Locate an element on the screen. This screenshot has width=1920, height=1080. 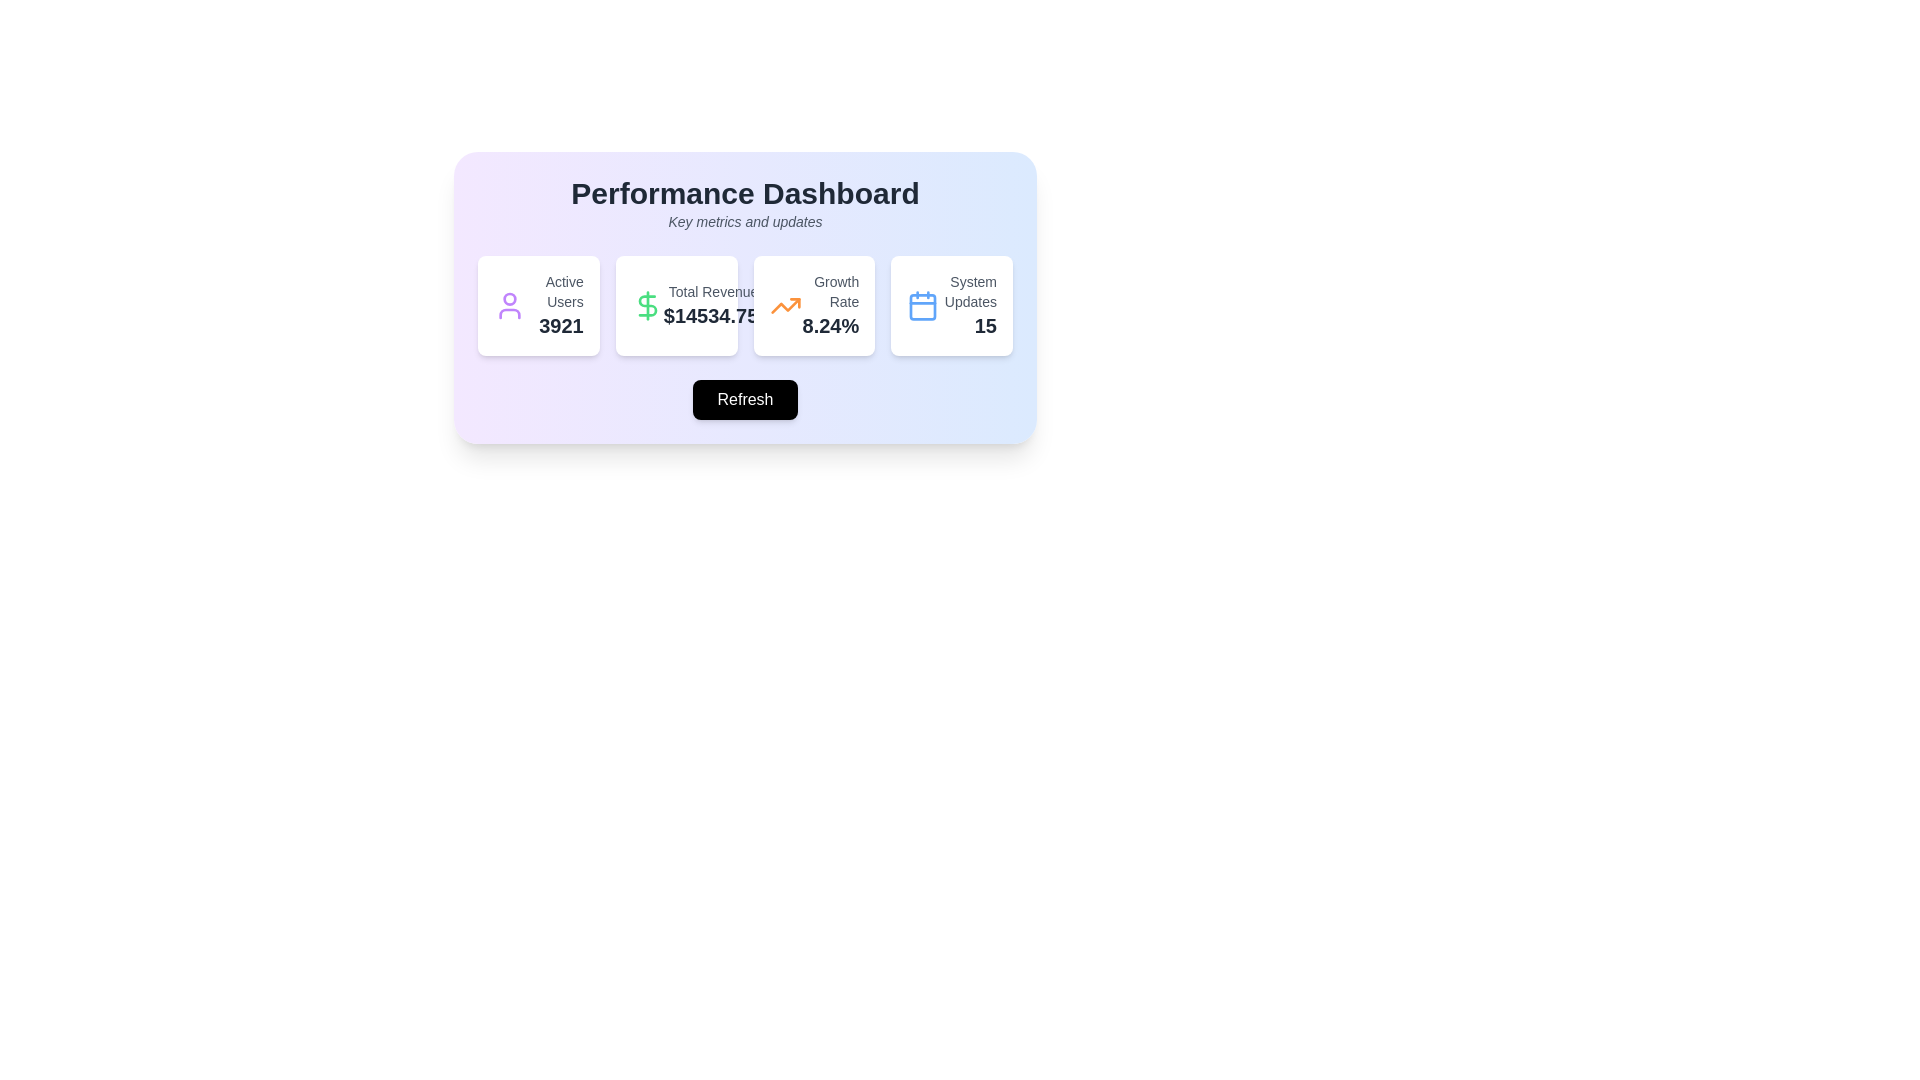
the information displayed on the 'System Updates' summary card component, which is the fourth card in a horizontal layout on the dashboard interface is located at coordinates (950, 305).